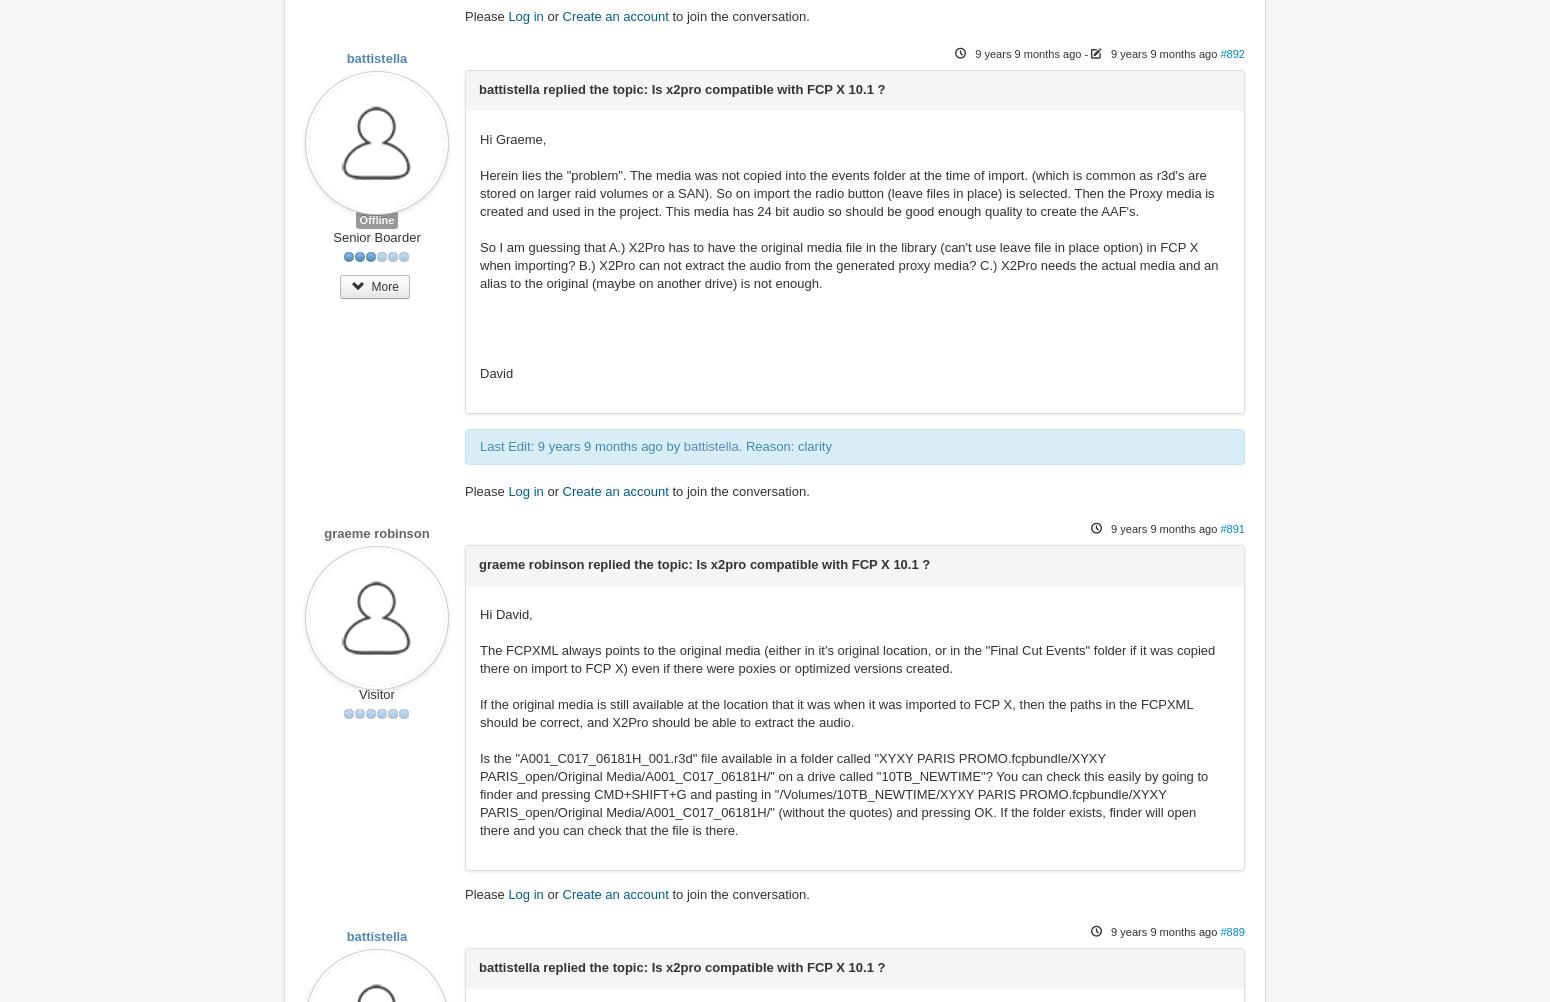 This screenshot has height=1002, width=1550. Describe the element at coordinates (737, 445) in the screenshot. I see `'.	Reason: clarity'` at that location.